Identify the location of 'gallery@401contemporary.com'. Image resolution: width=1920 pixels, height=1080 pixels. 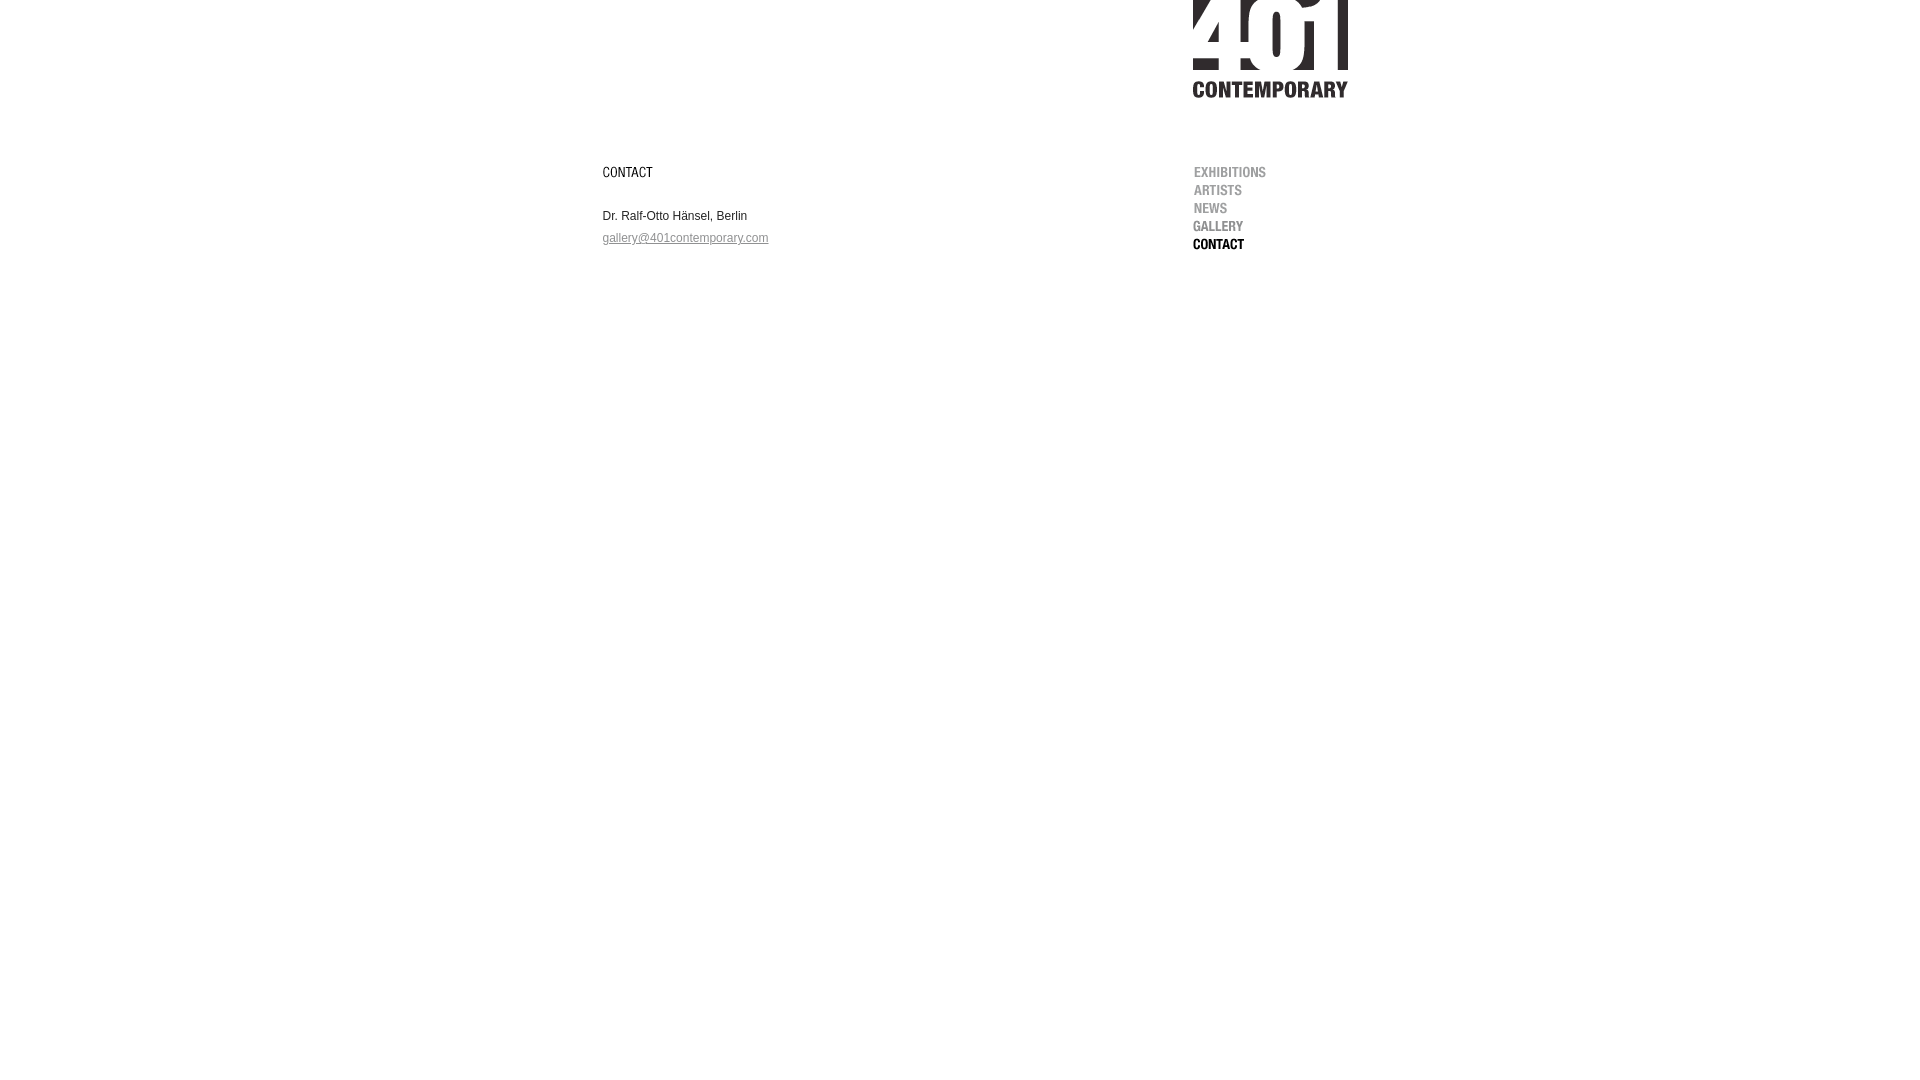
(685, 237).